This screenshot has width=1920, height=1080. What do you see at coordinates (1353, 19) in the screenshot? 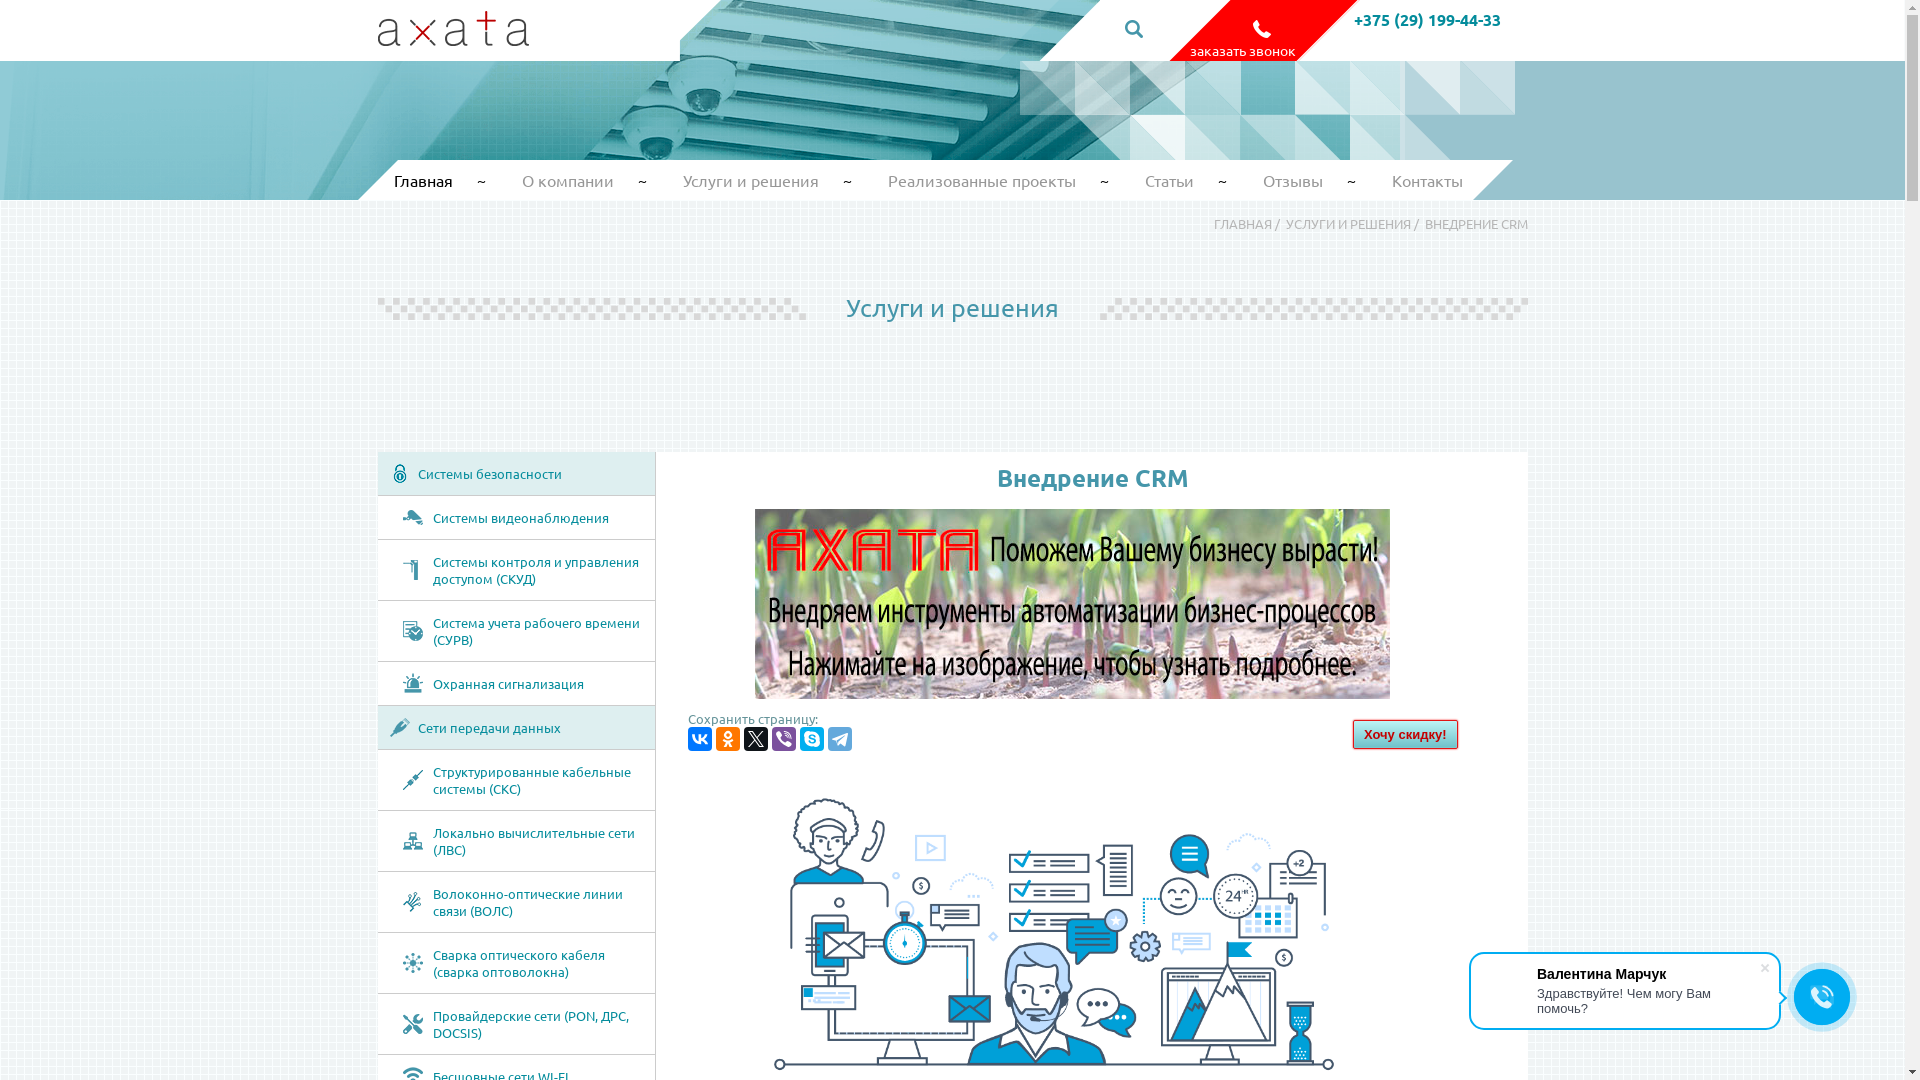
I see `'+375 (29) 199-44-33'` at bounding box center [1353, 19].